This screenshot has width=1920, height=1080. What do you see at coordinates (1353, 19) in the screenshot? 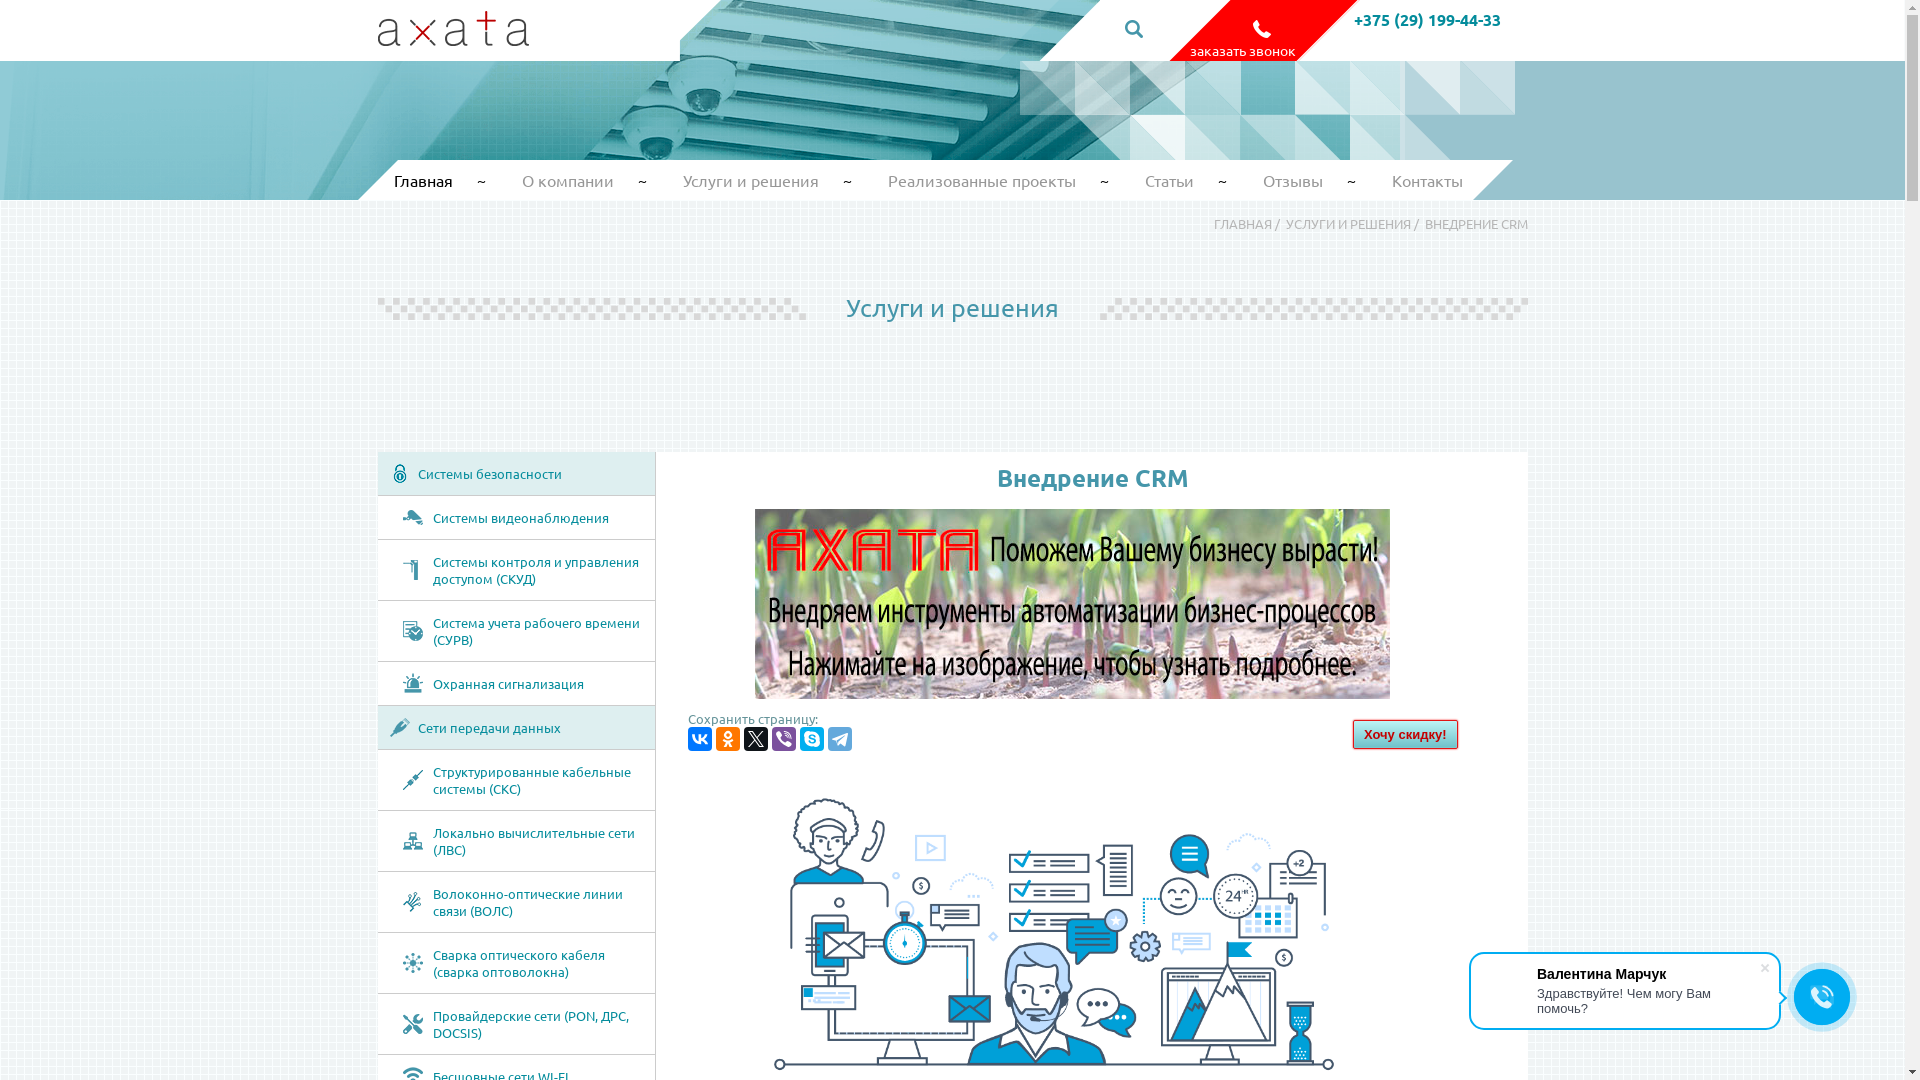
I see `'+375 (29) 199-44-33'` at bounding box center [1353, 19].